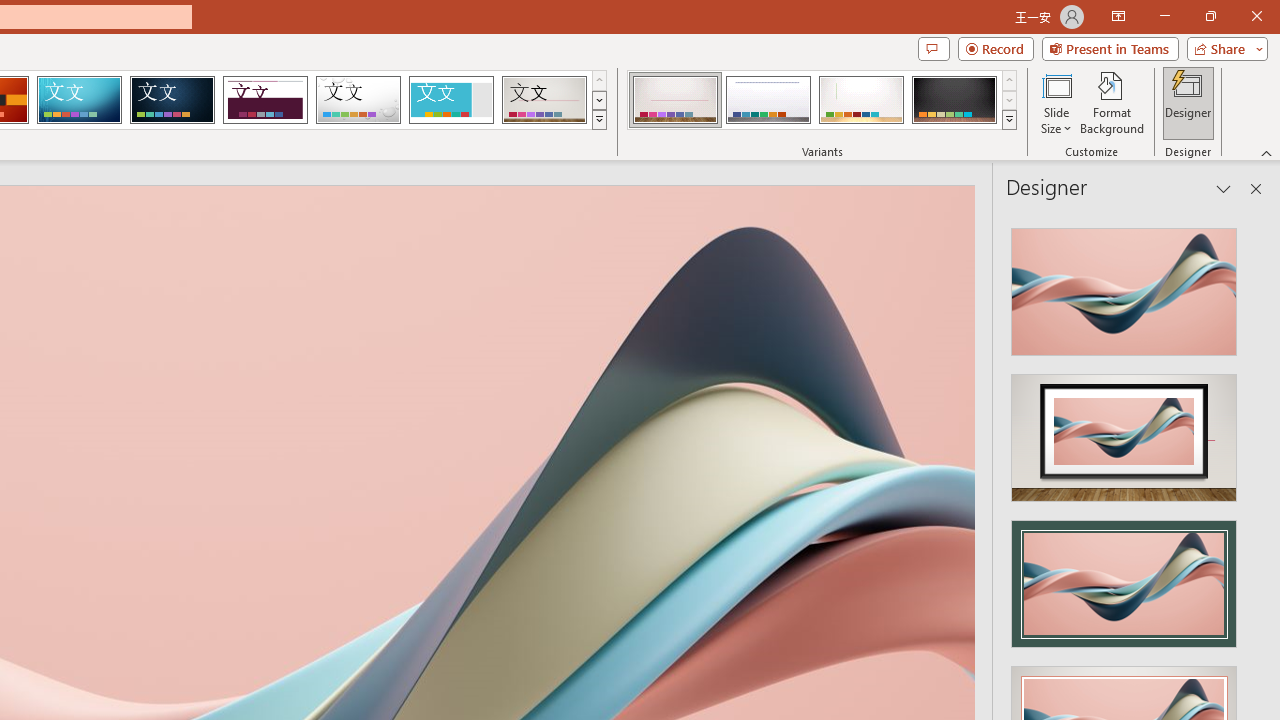 The image size is (1280, 720). Describe the element at coordinates (264, 100) in the screenshot. I see `'Dividend'` at that location.